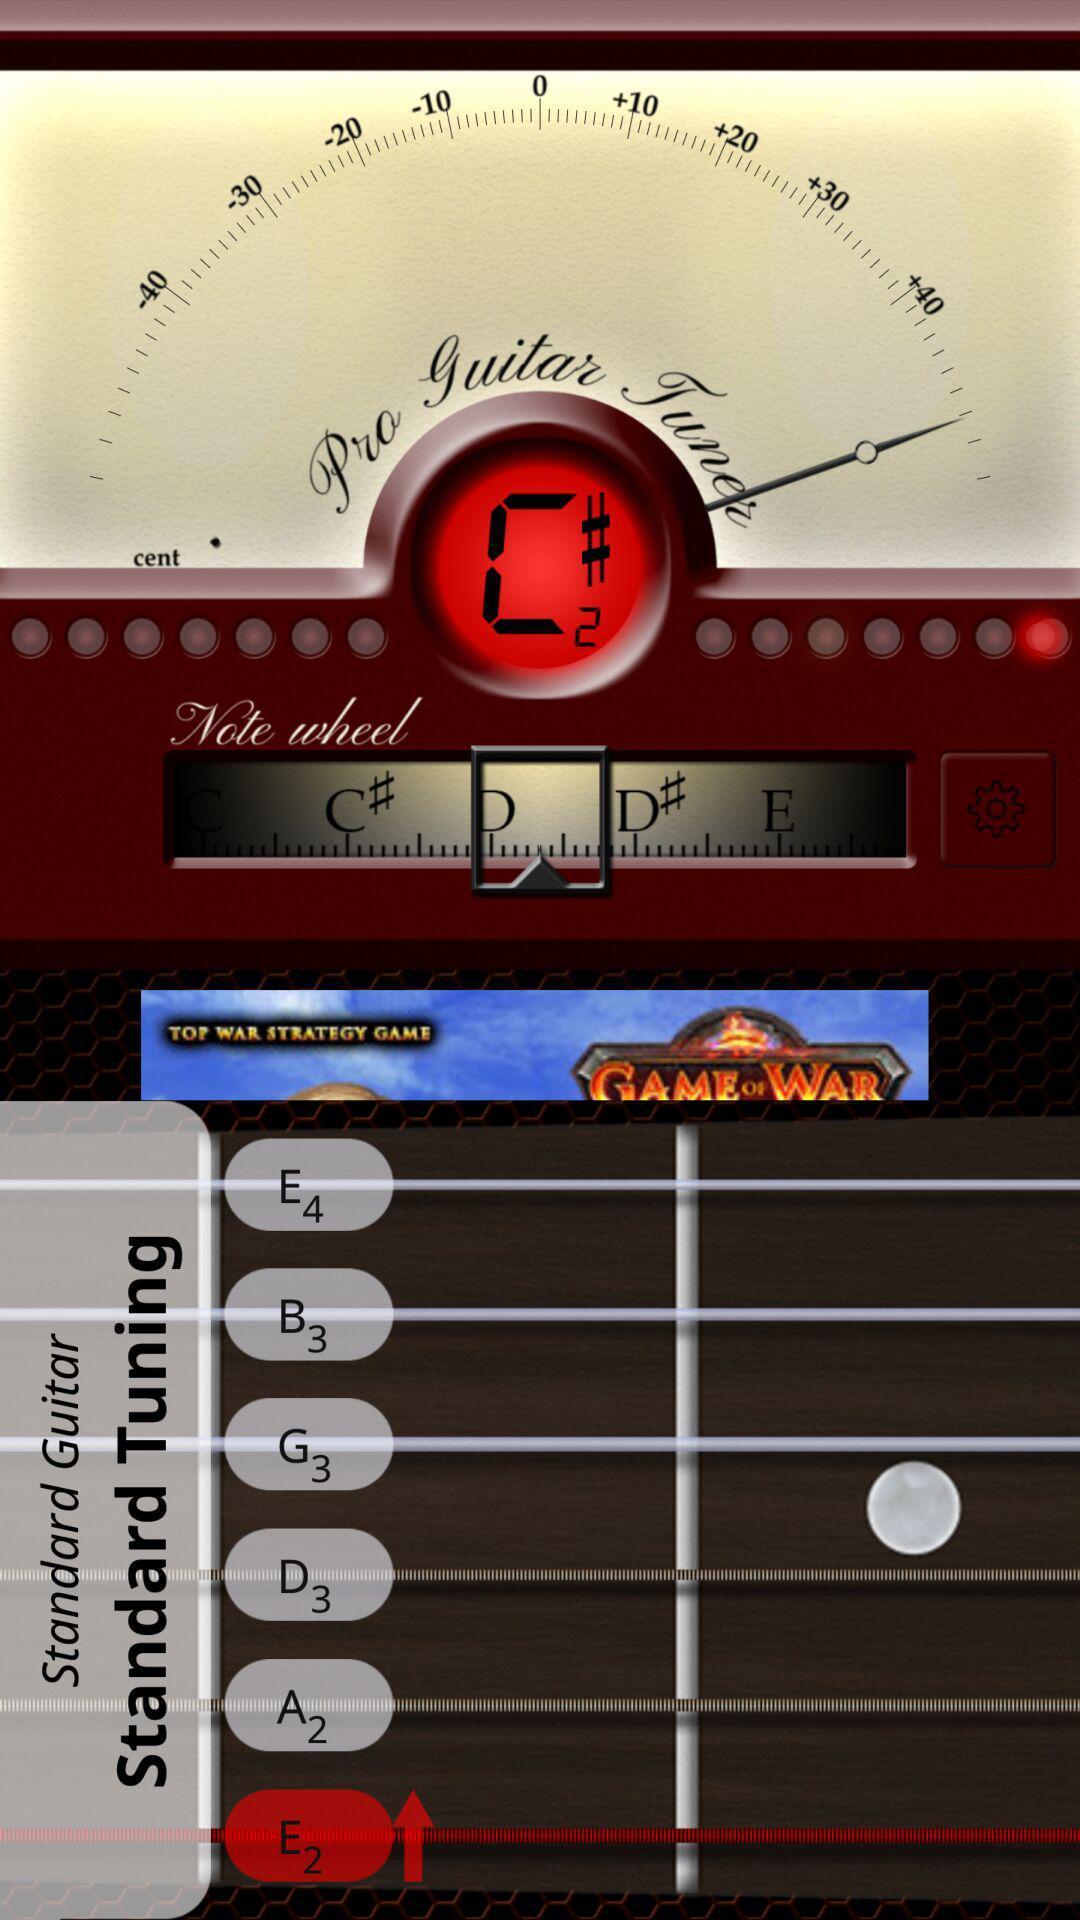 The width and height of the screenshot is (1080, 1920). I want to click on the button below pro guitar tuner, so click(540, 566).